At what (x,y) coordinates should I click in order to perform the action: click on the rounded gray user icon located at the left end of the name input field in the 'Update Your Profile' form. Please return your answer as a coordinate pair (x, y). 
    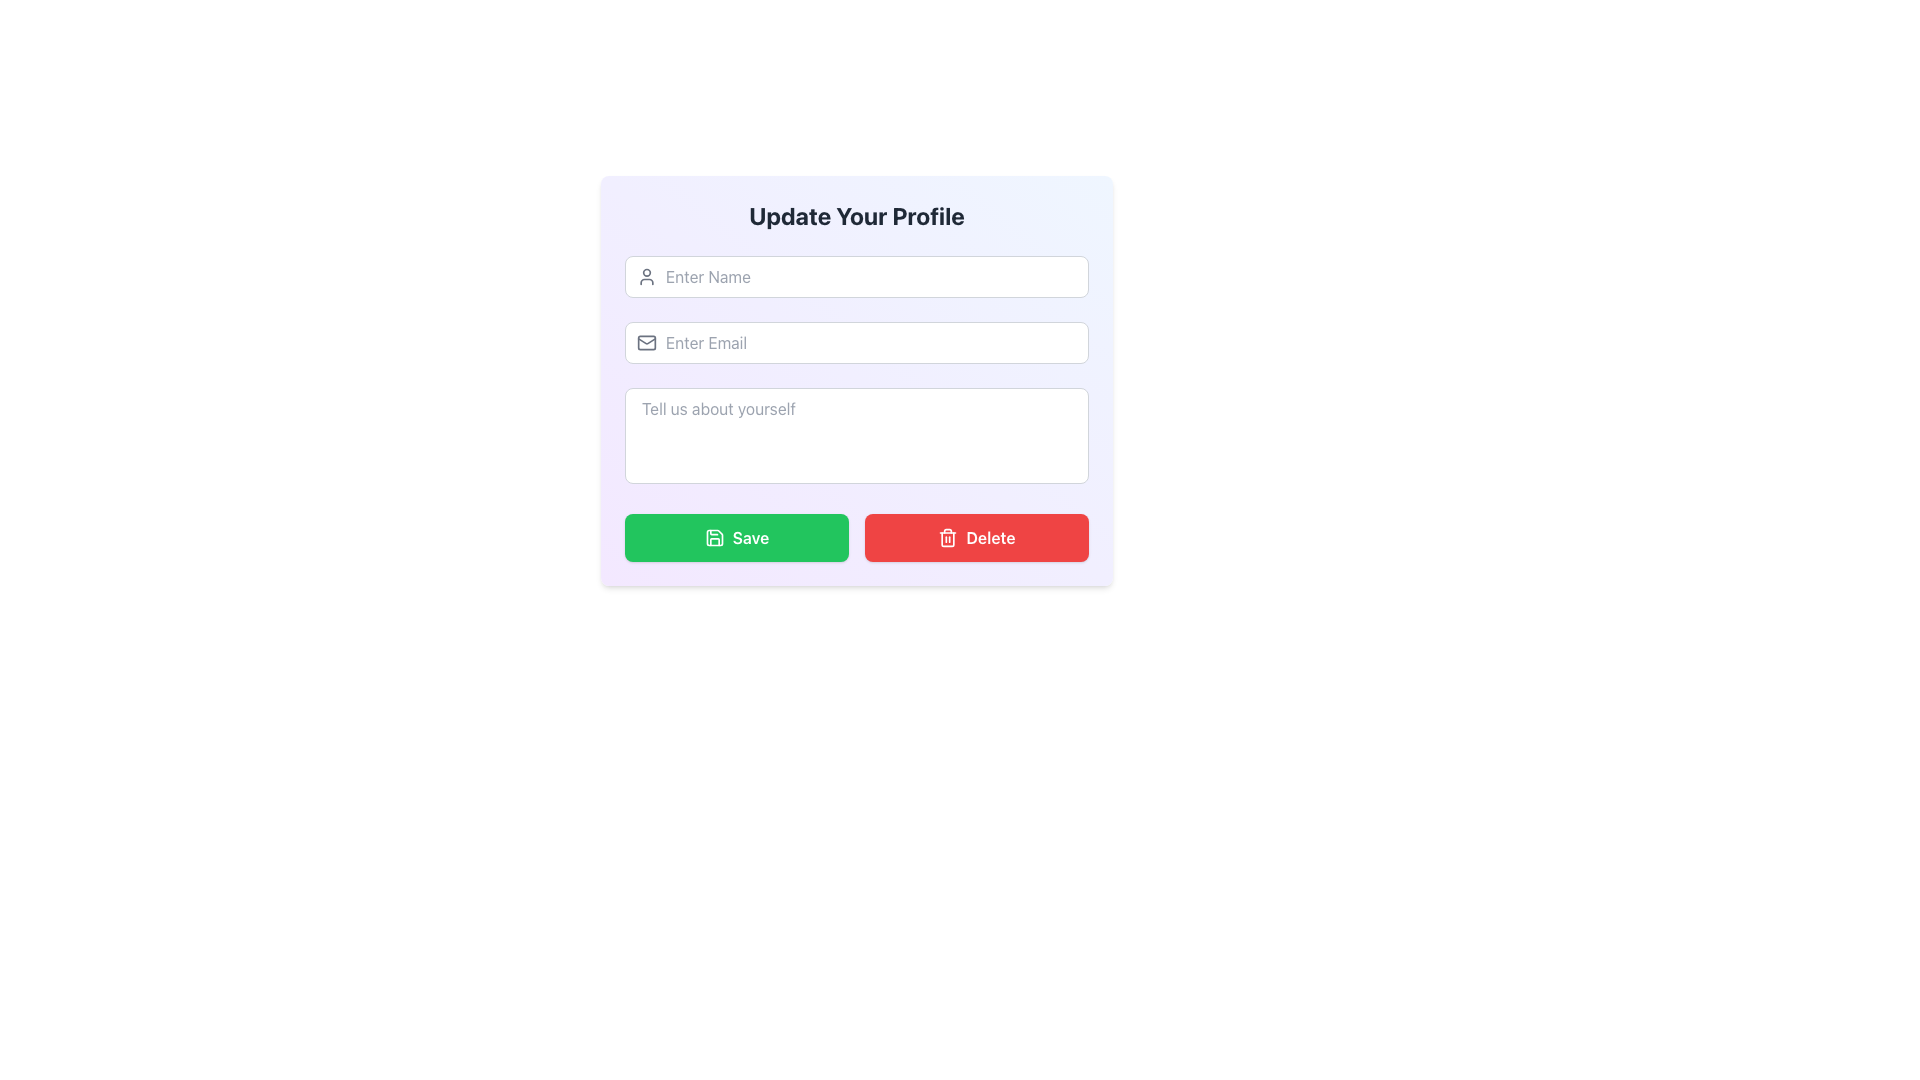
    Looking at the image, I should click on (647, 277).